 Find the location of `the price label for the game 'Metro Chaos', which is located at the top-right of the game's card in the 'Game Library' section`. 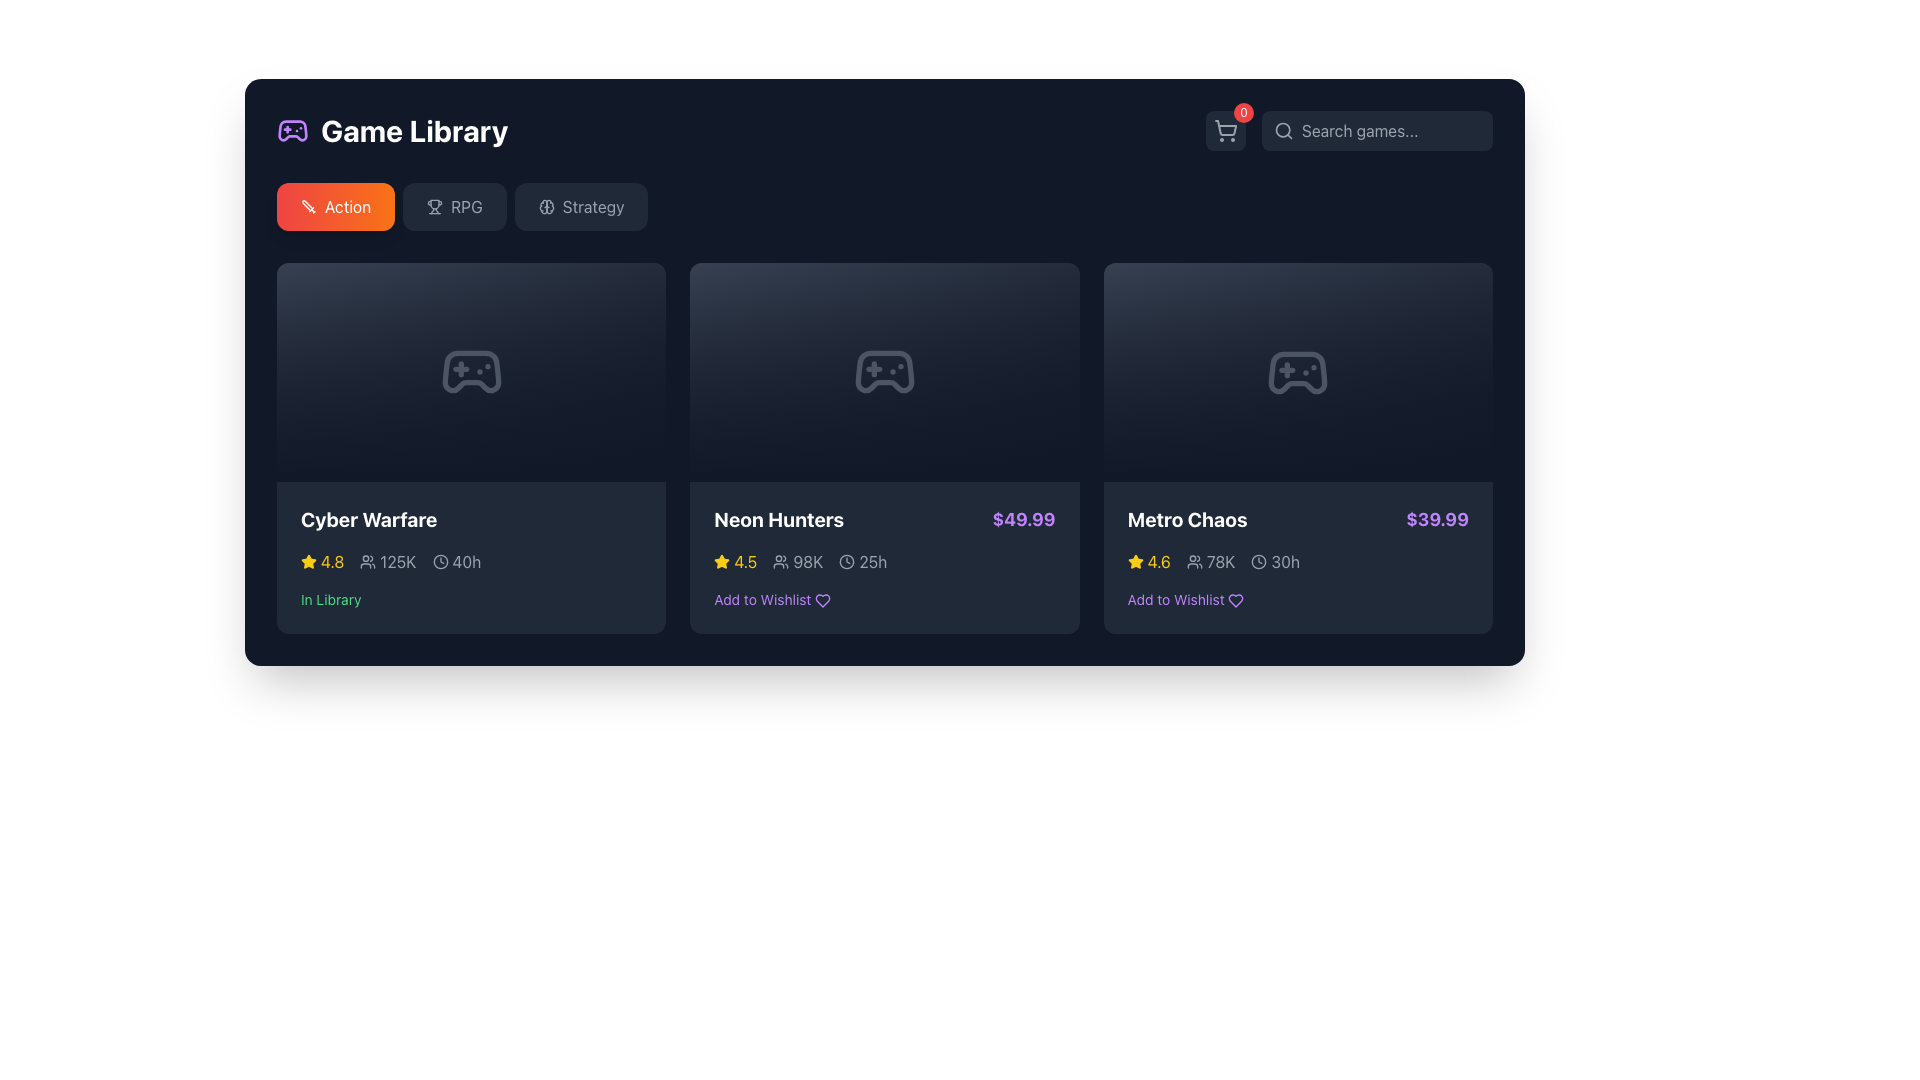

the price label for the game 'Metro Chaos', which is located at the top-right of the game's card in the 'Game Library' section is located at coordinates (1436, 519).